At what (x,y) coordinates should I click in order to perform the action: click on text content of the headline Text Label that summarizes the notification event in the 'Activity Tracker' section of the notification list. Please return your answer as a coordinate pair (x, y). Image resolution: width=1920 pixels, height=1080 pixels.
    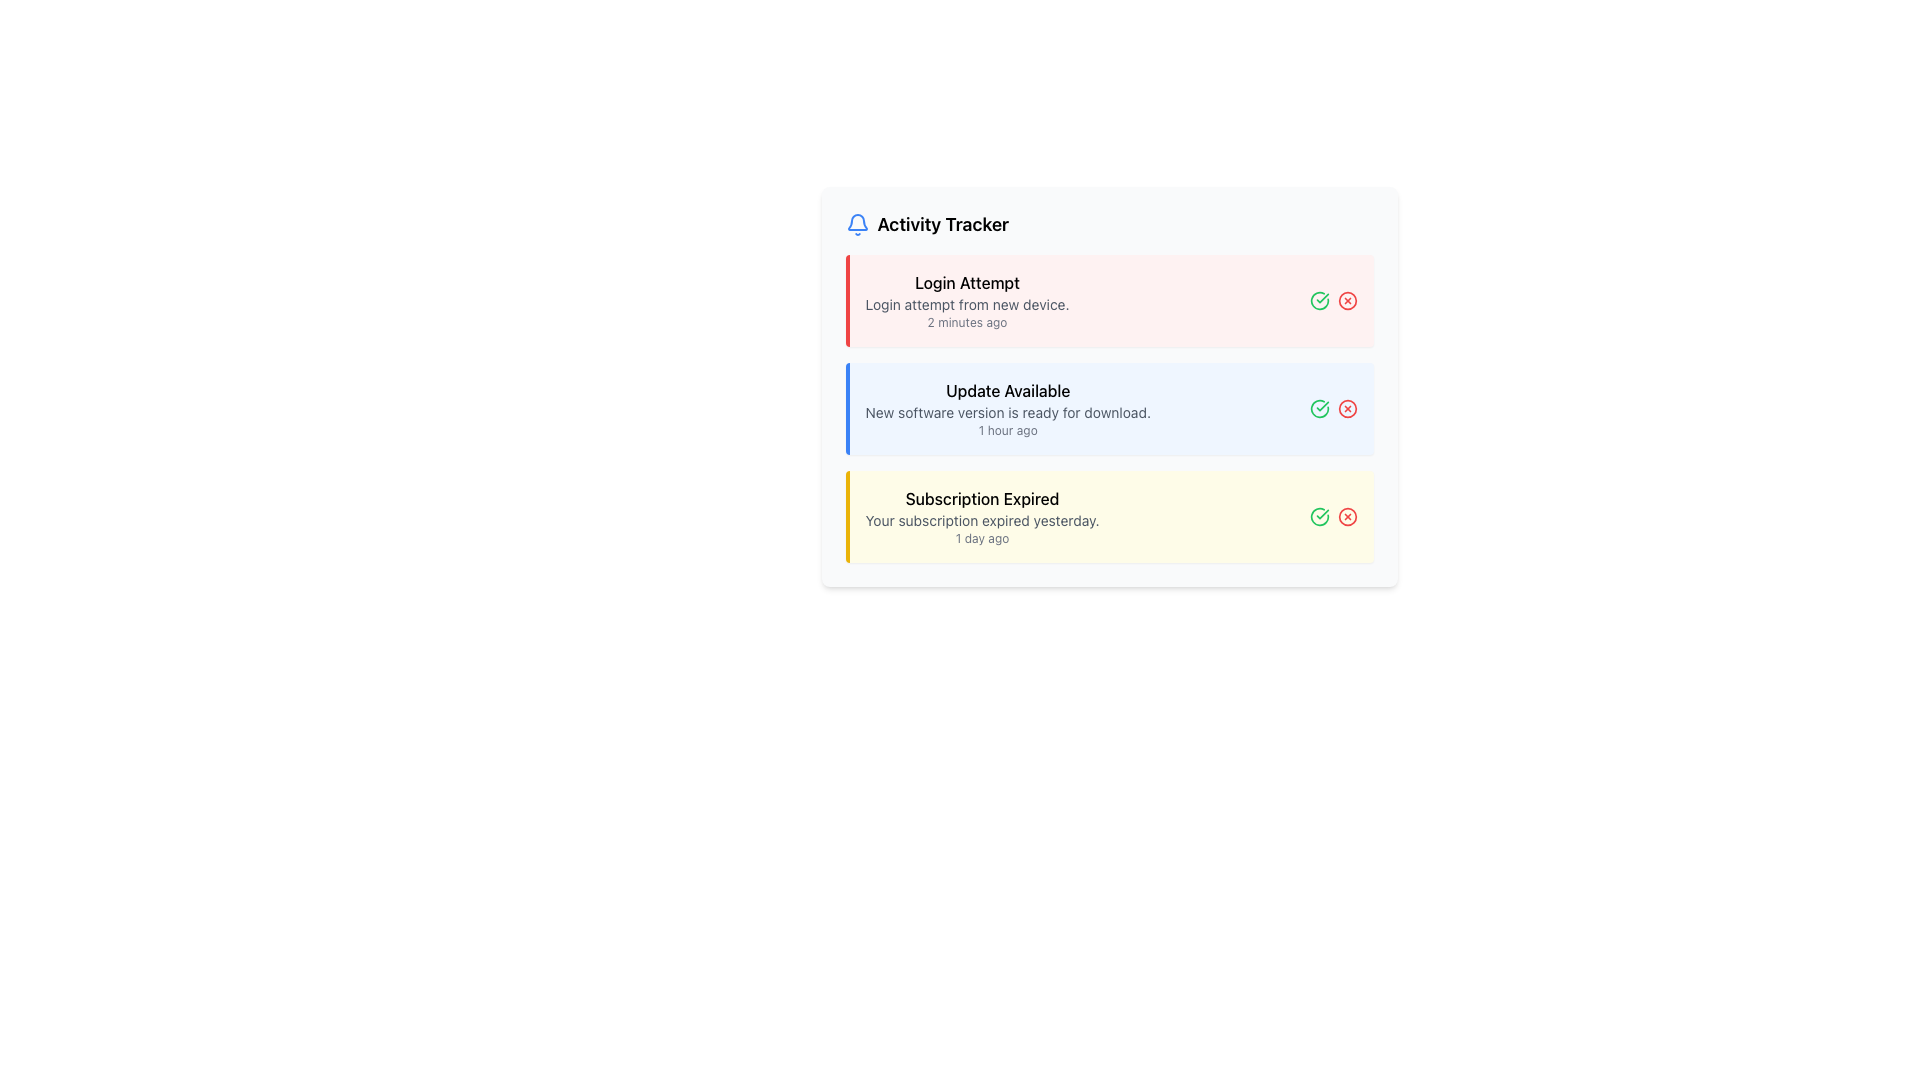
    Looking at the image, I should click on (967, 282).